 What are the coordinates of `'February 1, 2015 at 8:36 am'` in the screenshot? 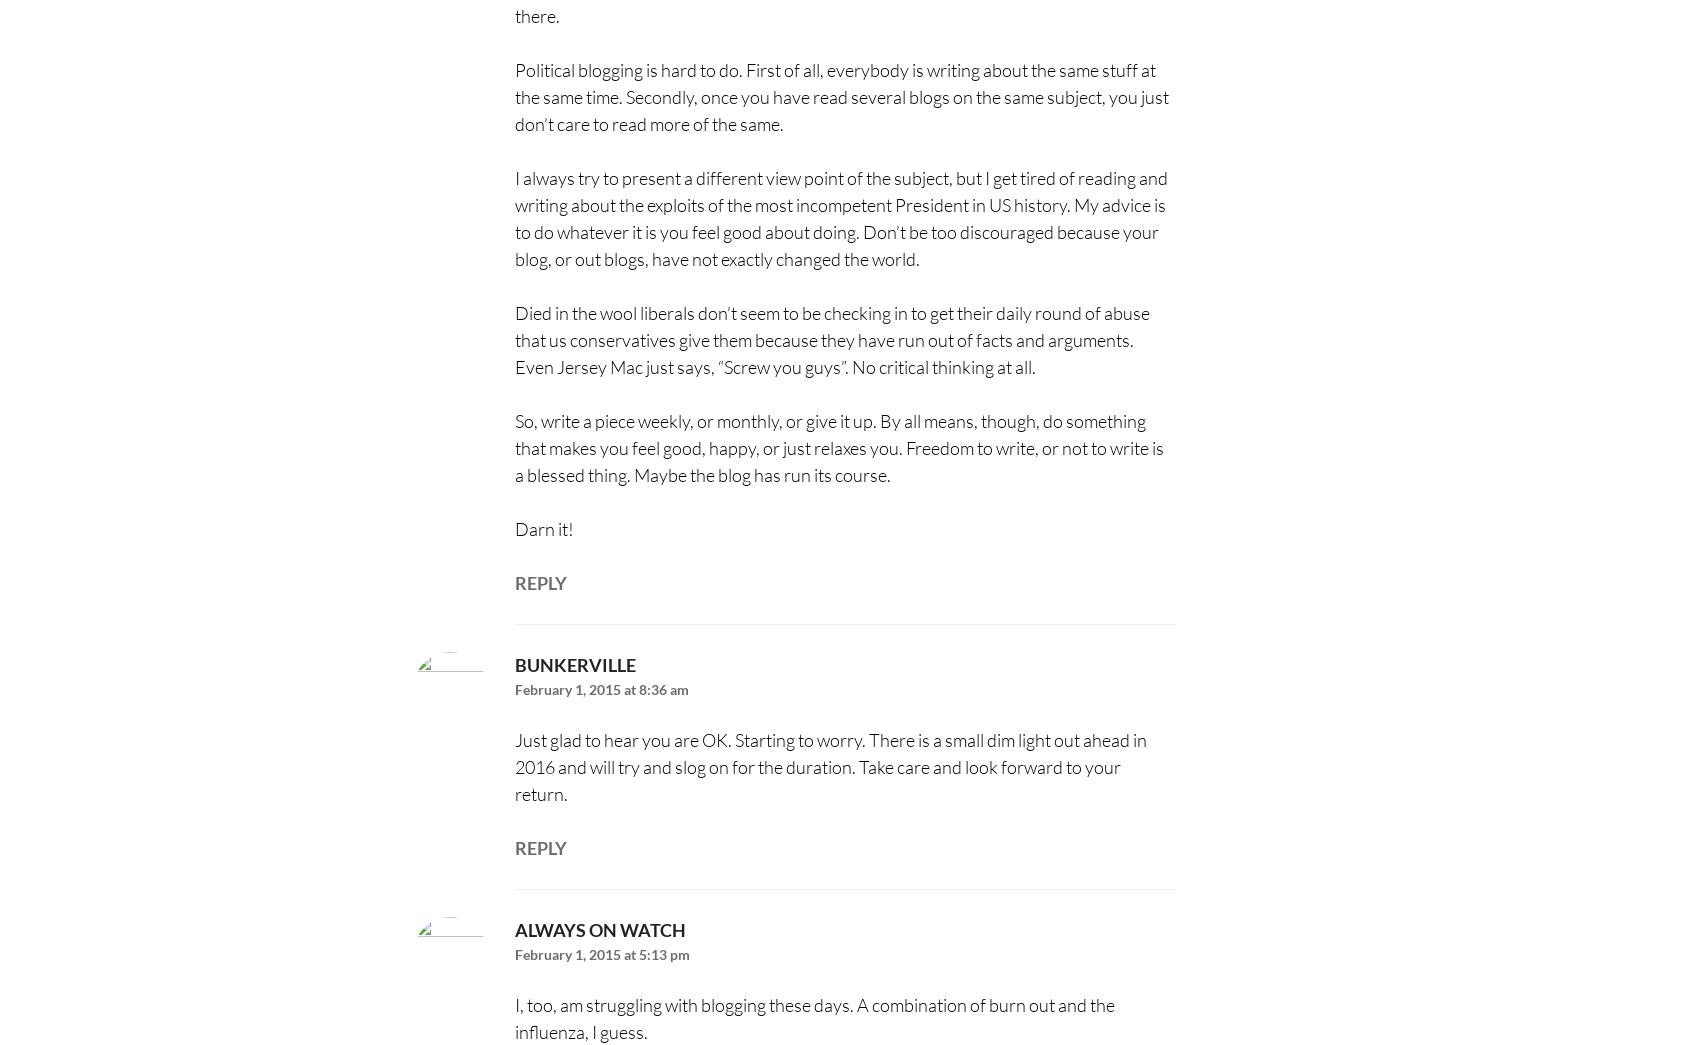 It's located at (599, 689).